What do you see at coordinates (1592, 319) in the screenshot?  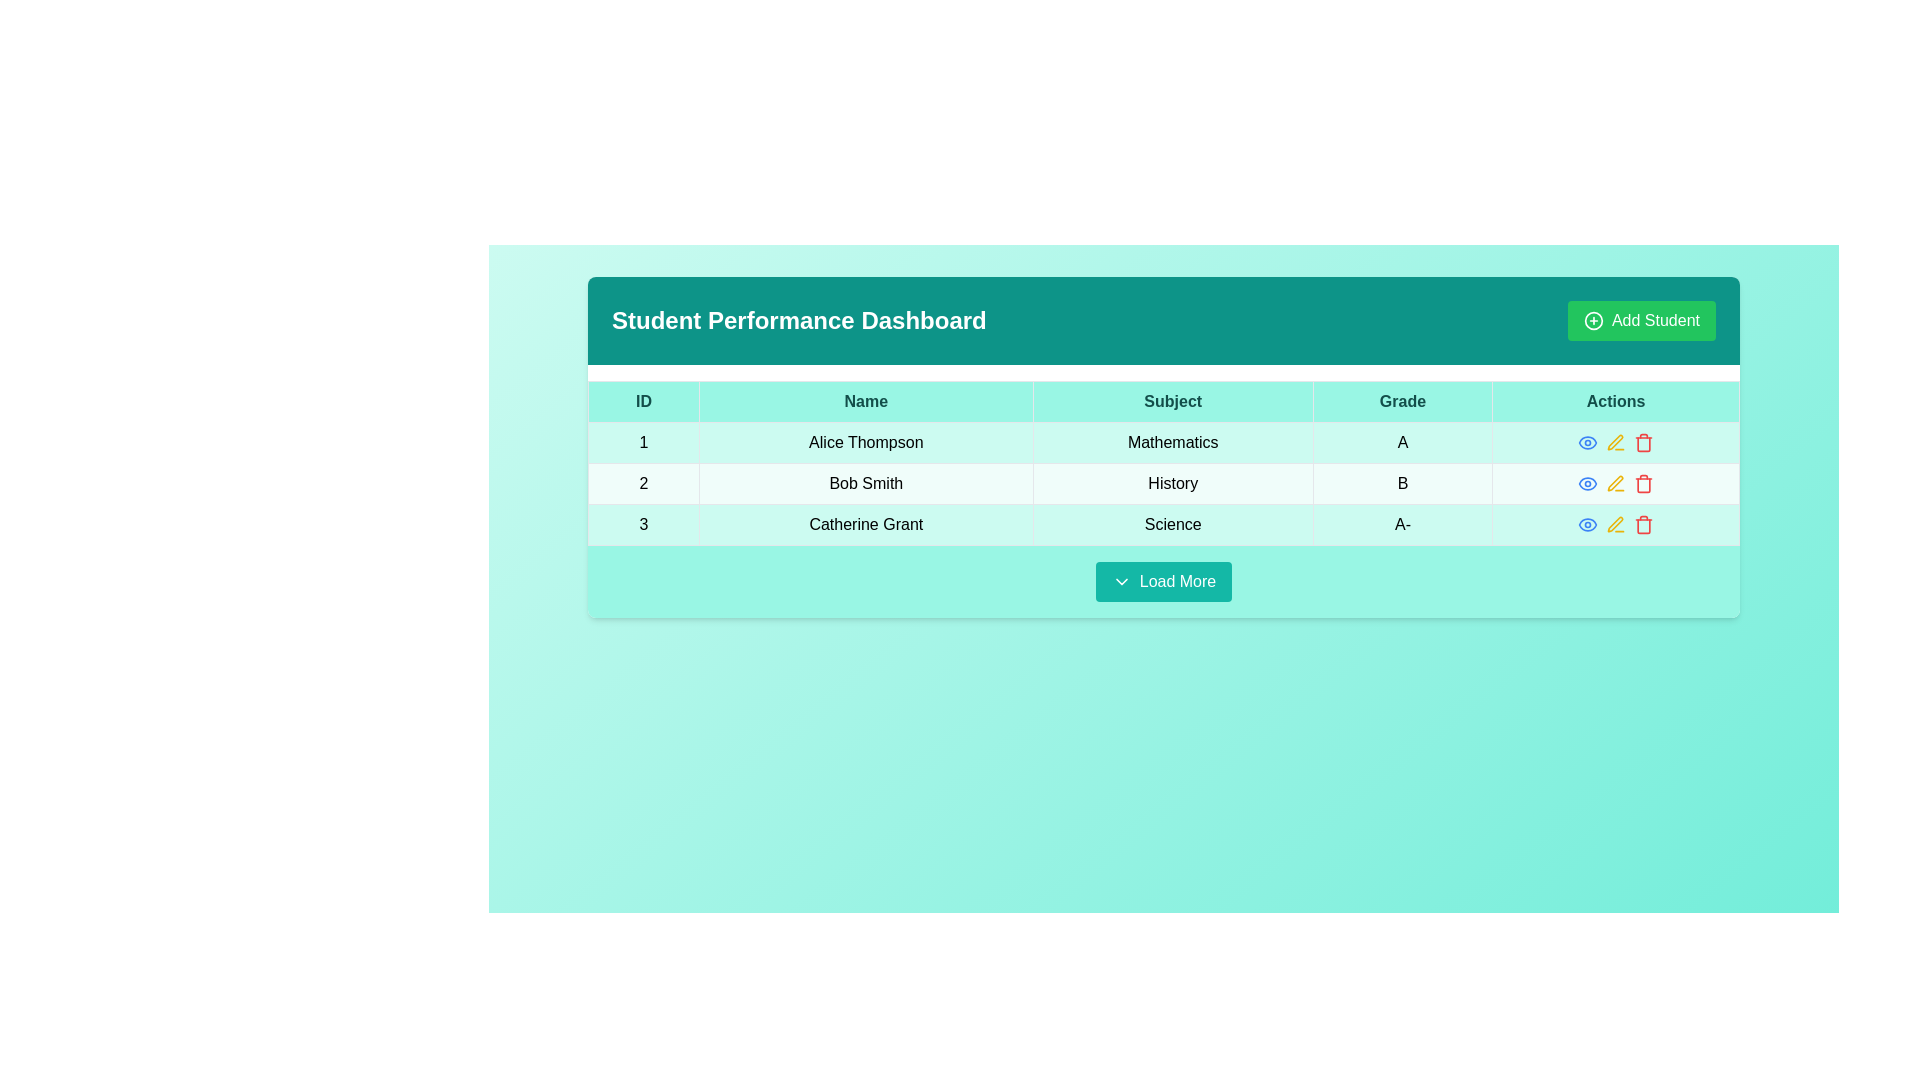 I see `the circular SVG decorative component within the 'Add Student' button located in the top-right corner of the table header` at bounding box center [1592, 319].